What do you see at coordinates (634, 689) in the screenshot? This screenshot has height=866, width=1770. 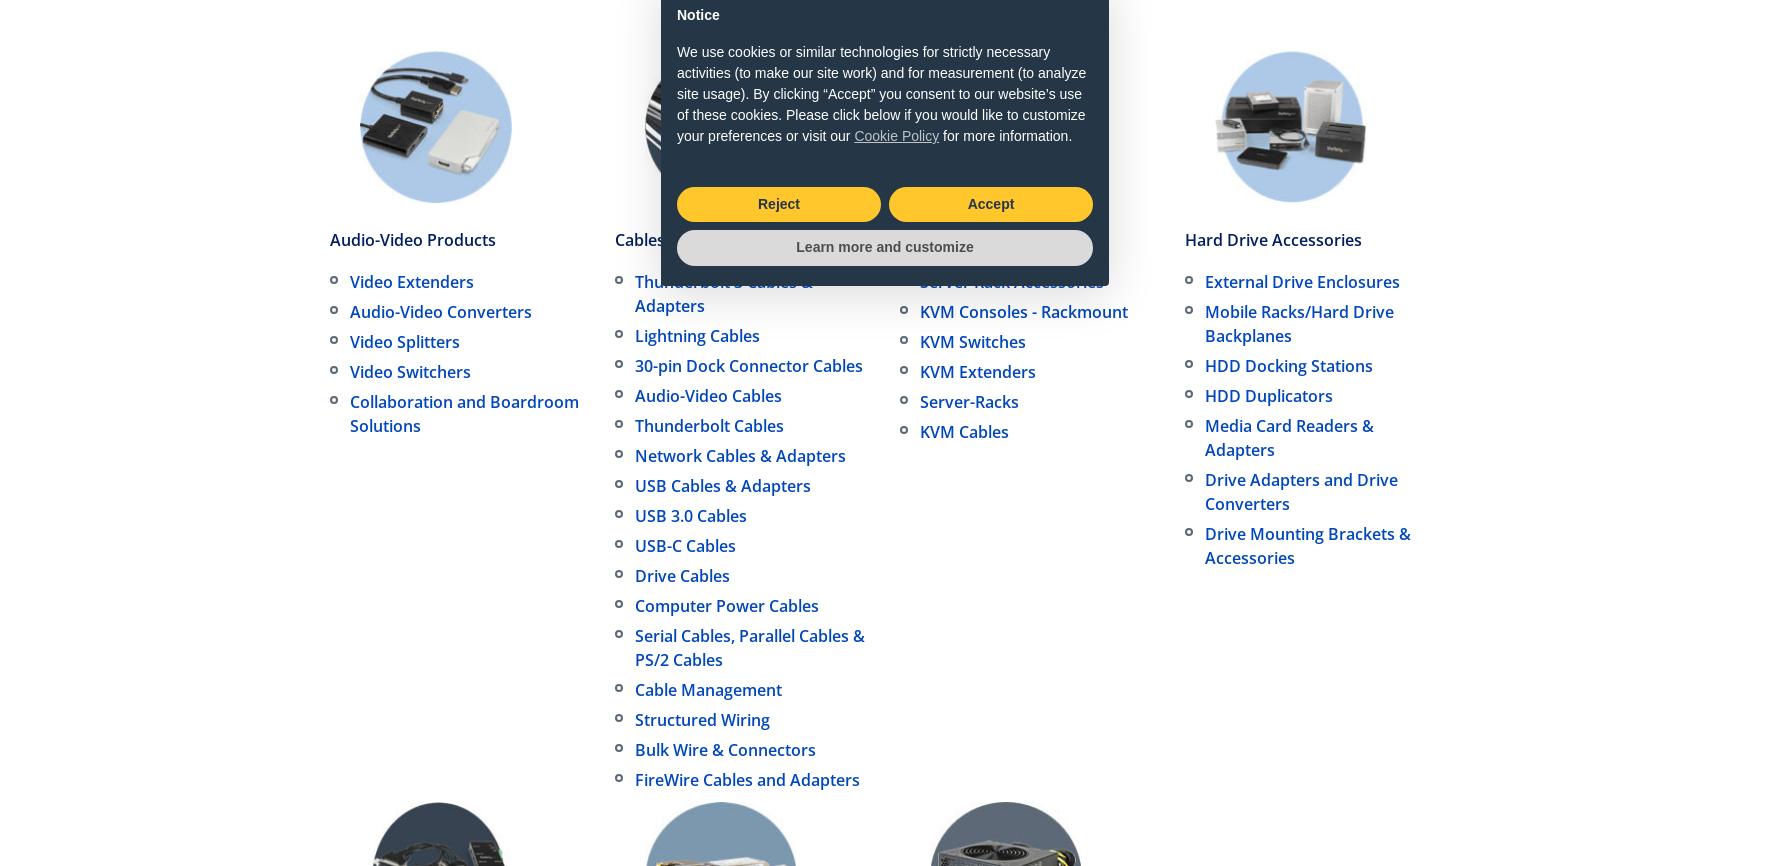 I see `'Cable Management'` at bounding box center [634, 689].